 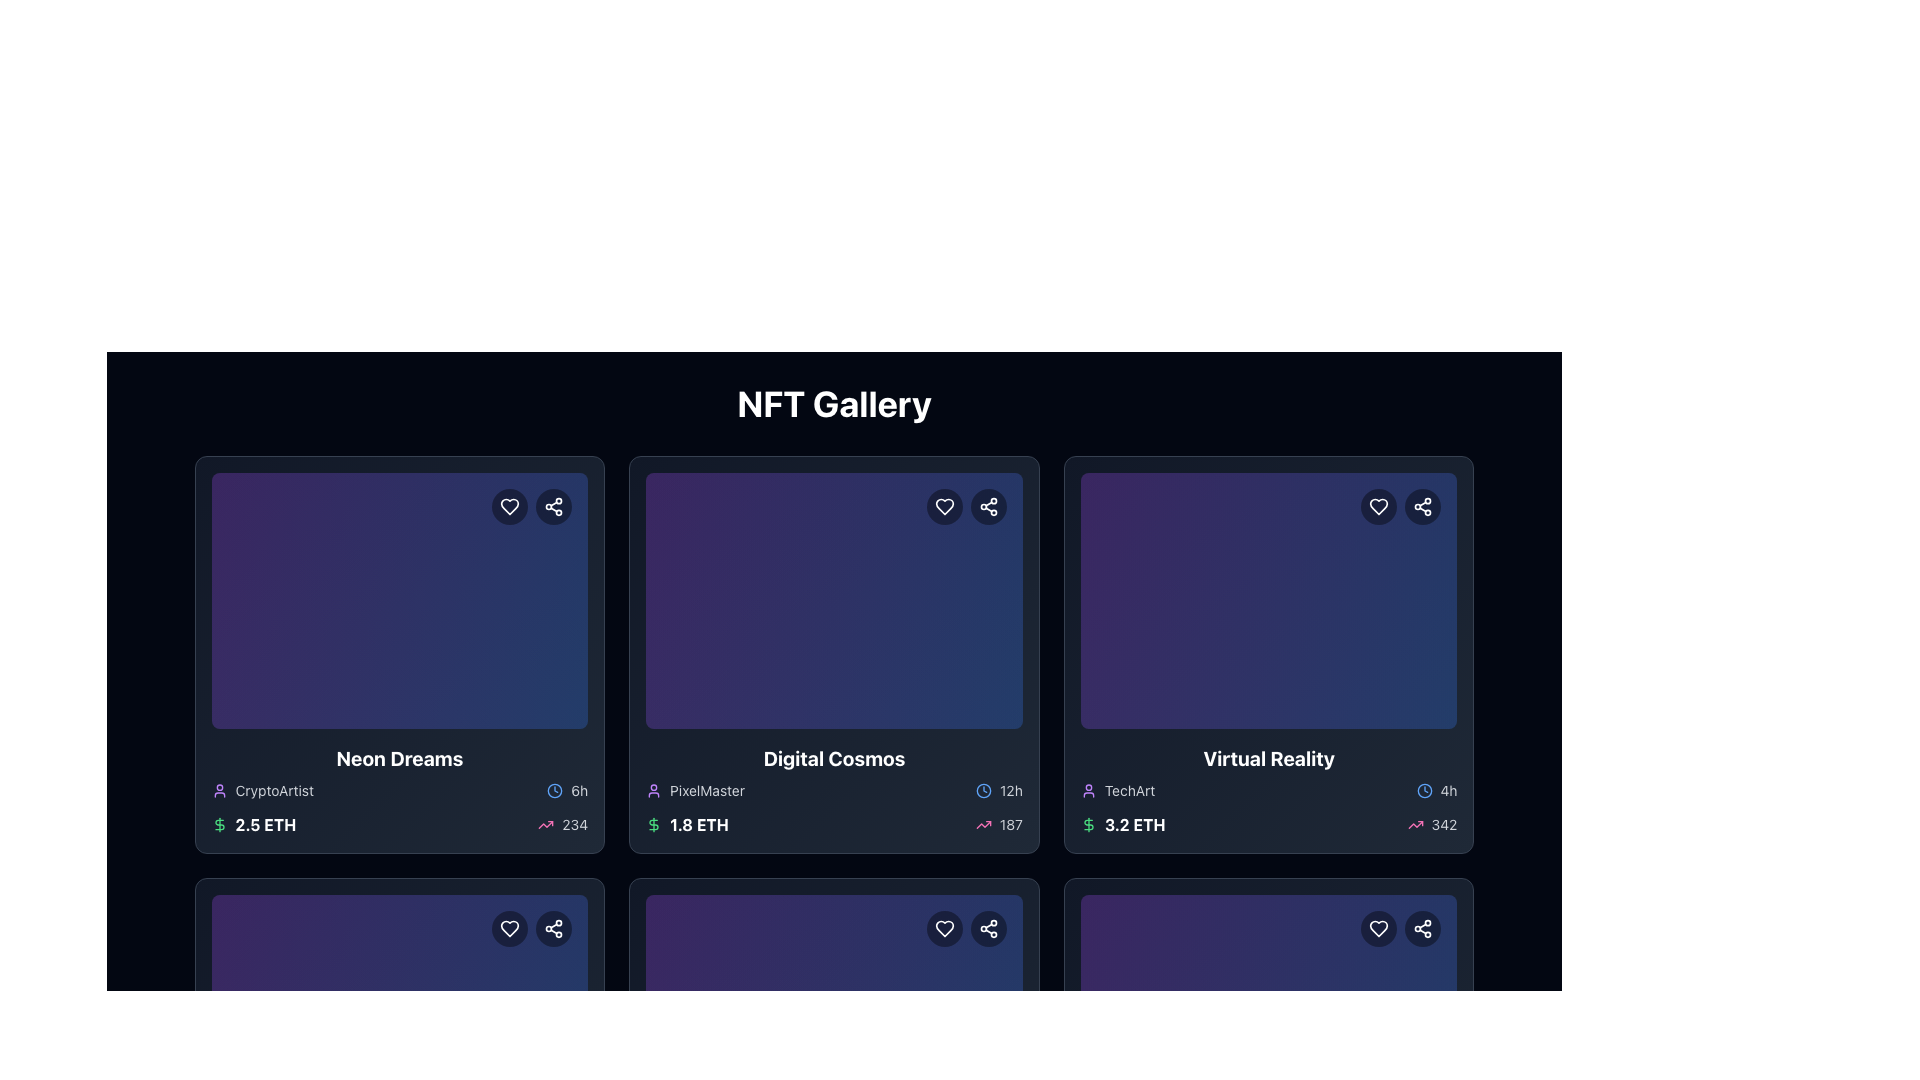 I want to click on displayed information from the monetary value text '2.5 ETH' located in the leftmost card of the NFT Gallery layout at the bottom-left corner, so click(x=253, y=825).